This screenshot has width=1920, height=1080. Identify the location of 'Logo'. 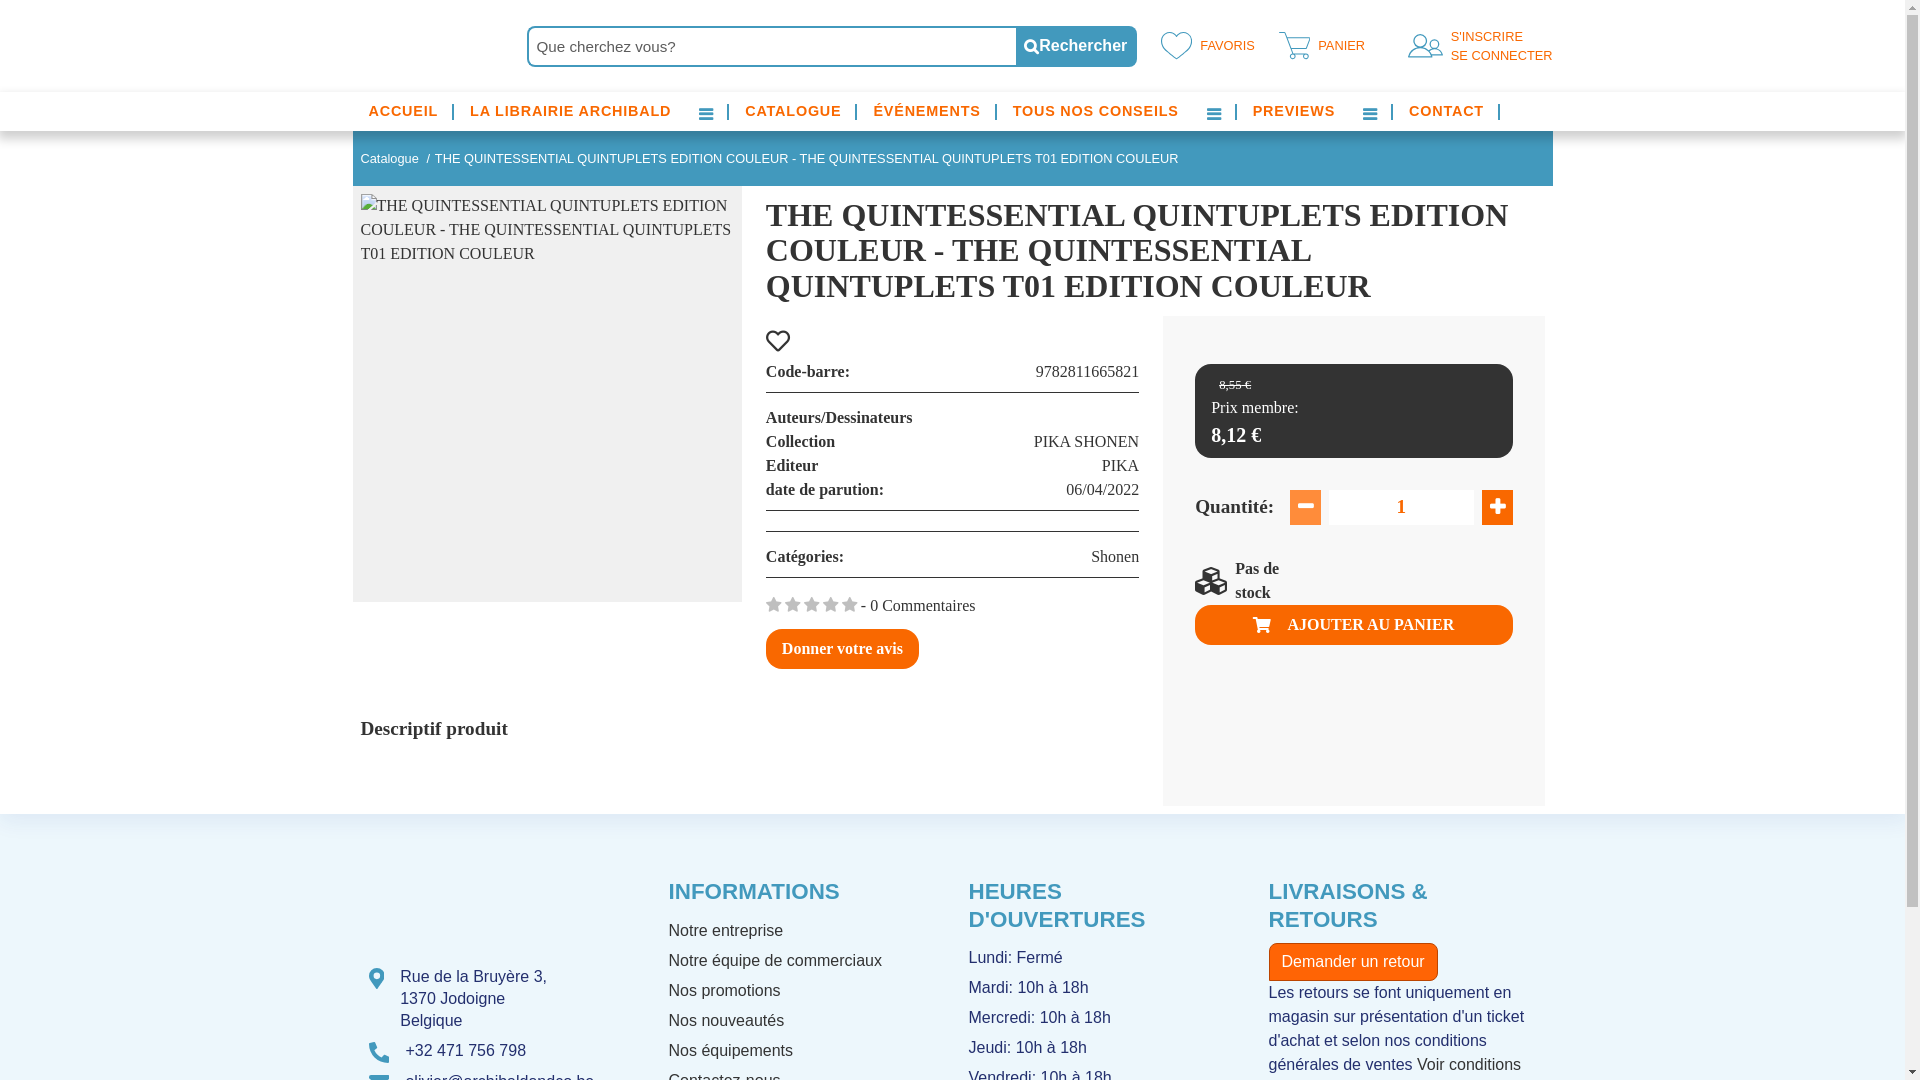
(351, 45).